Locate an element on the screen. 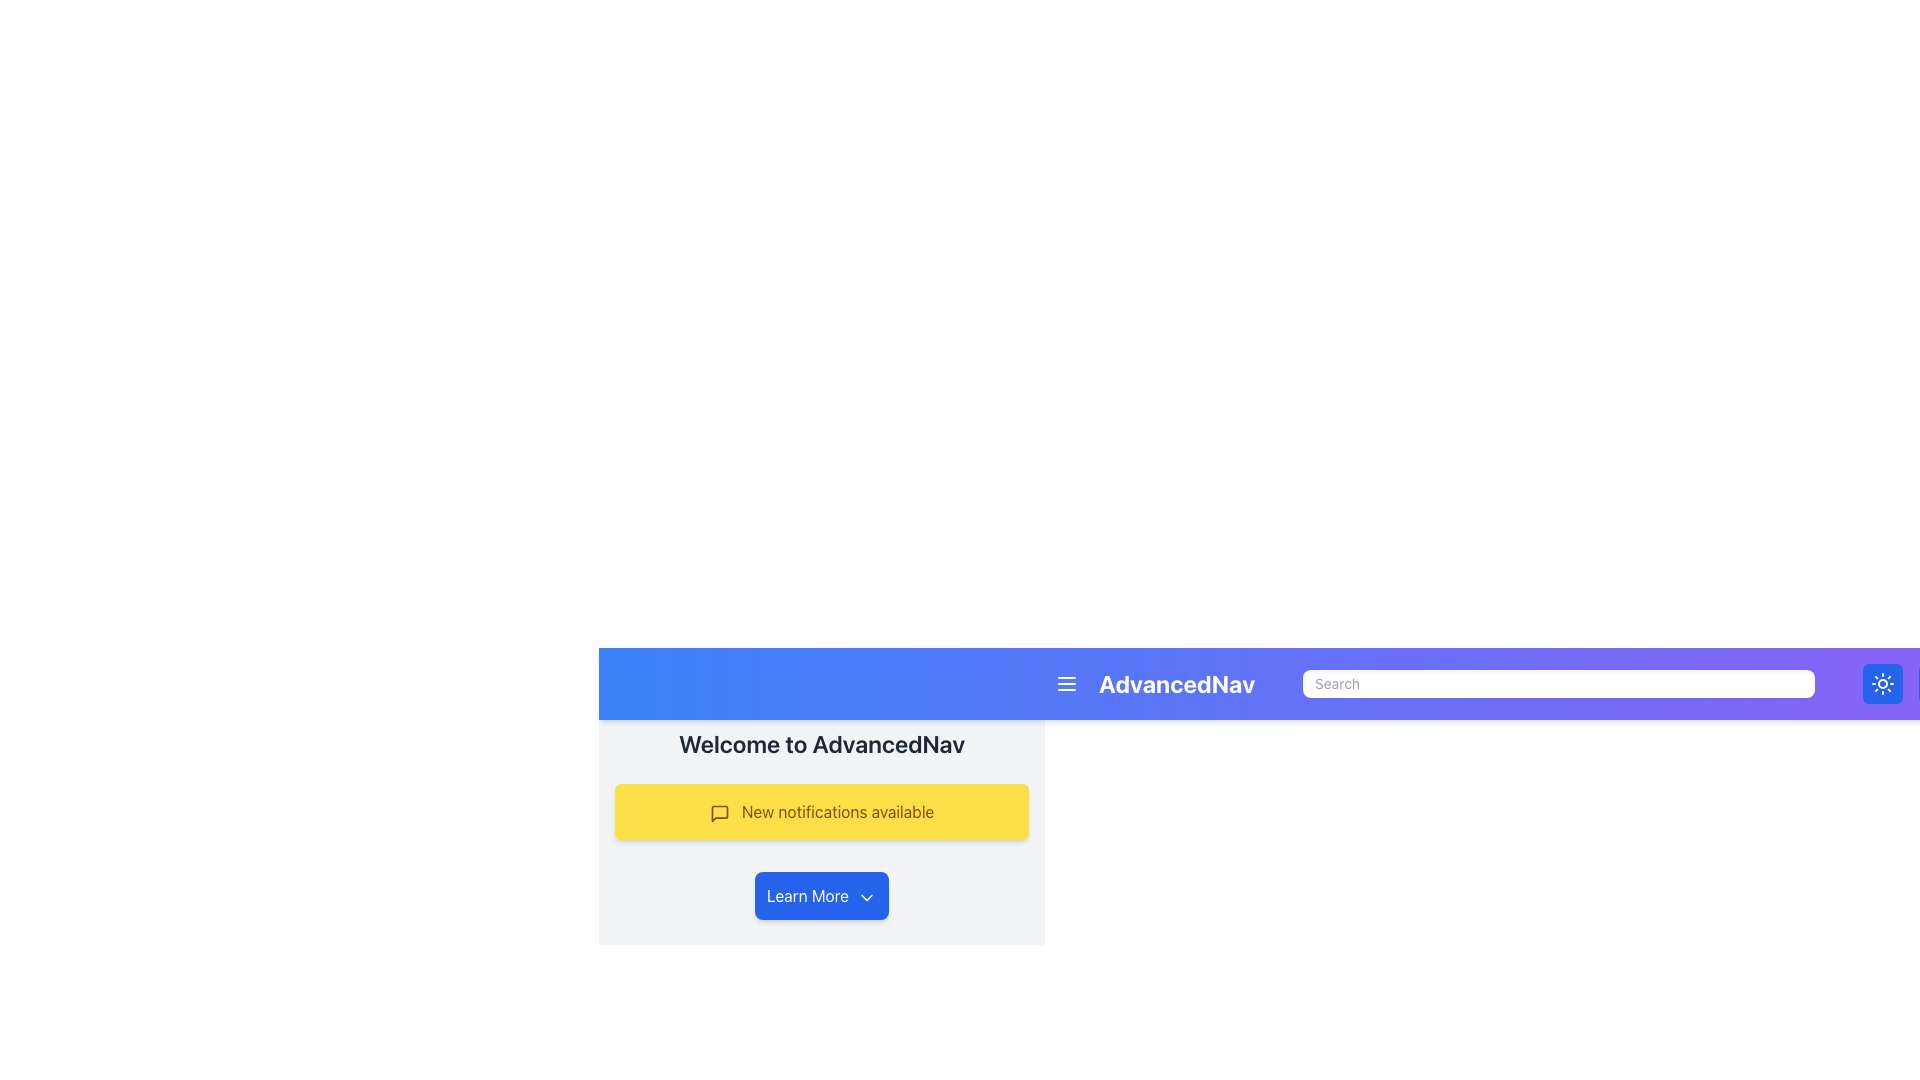  the button with a text label and chevron icon located below the yellow notification box is located at coordinates (821, 894).